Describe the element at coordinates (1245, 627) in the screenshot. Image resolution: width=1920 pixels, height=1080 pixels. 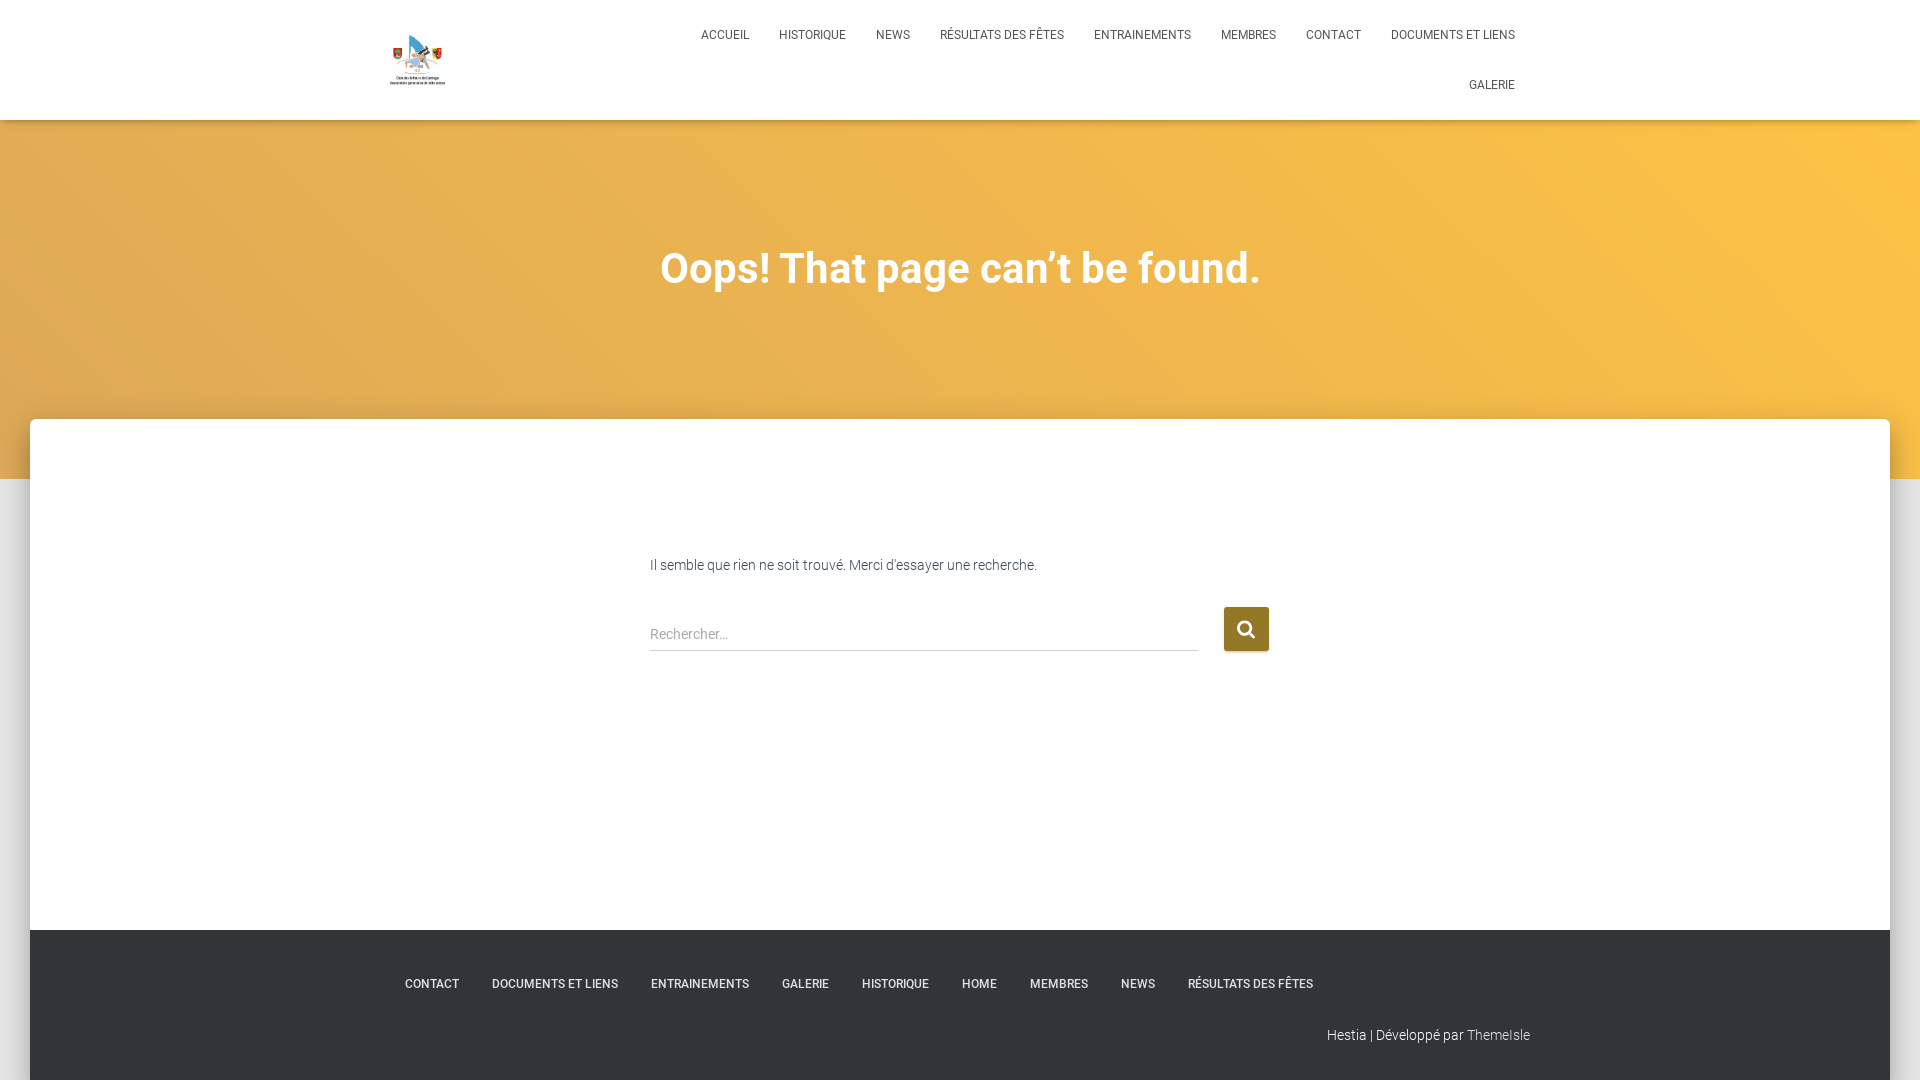
I see `'Rechercher'` at that location.